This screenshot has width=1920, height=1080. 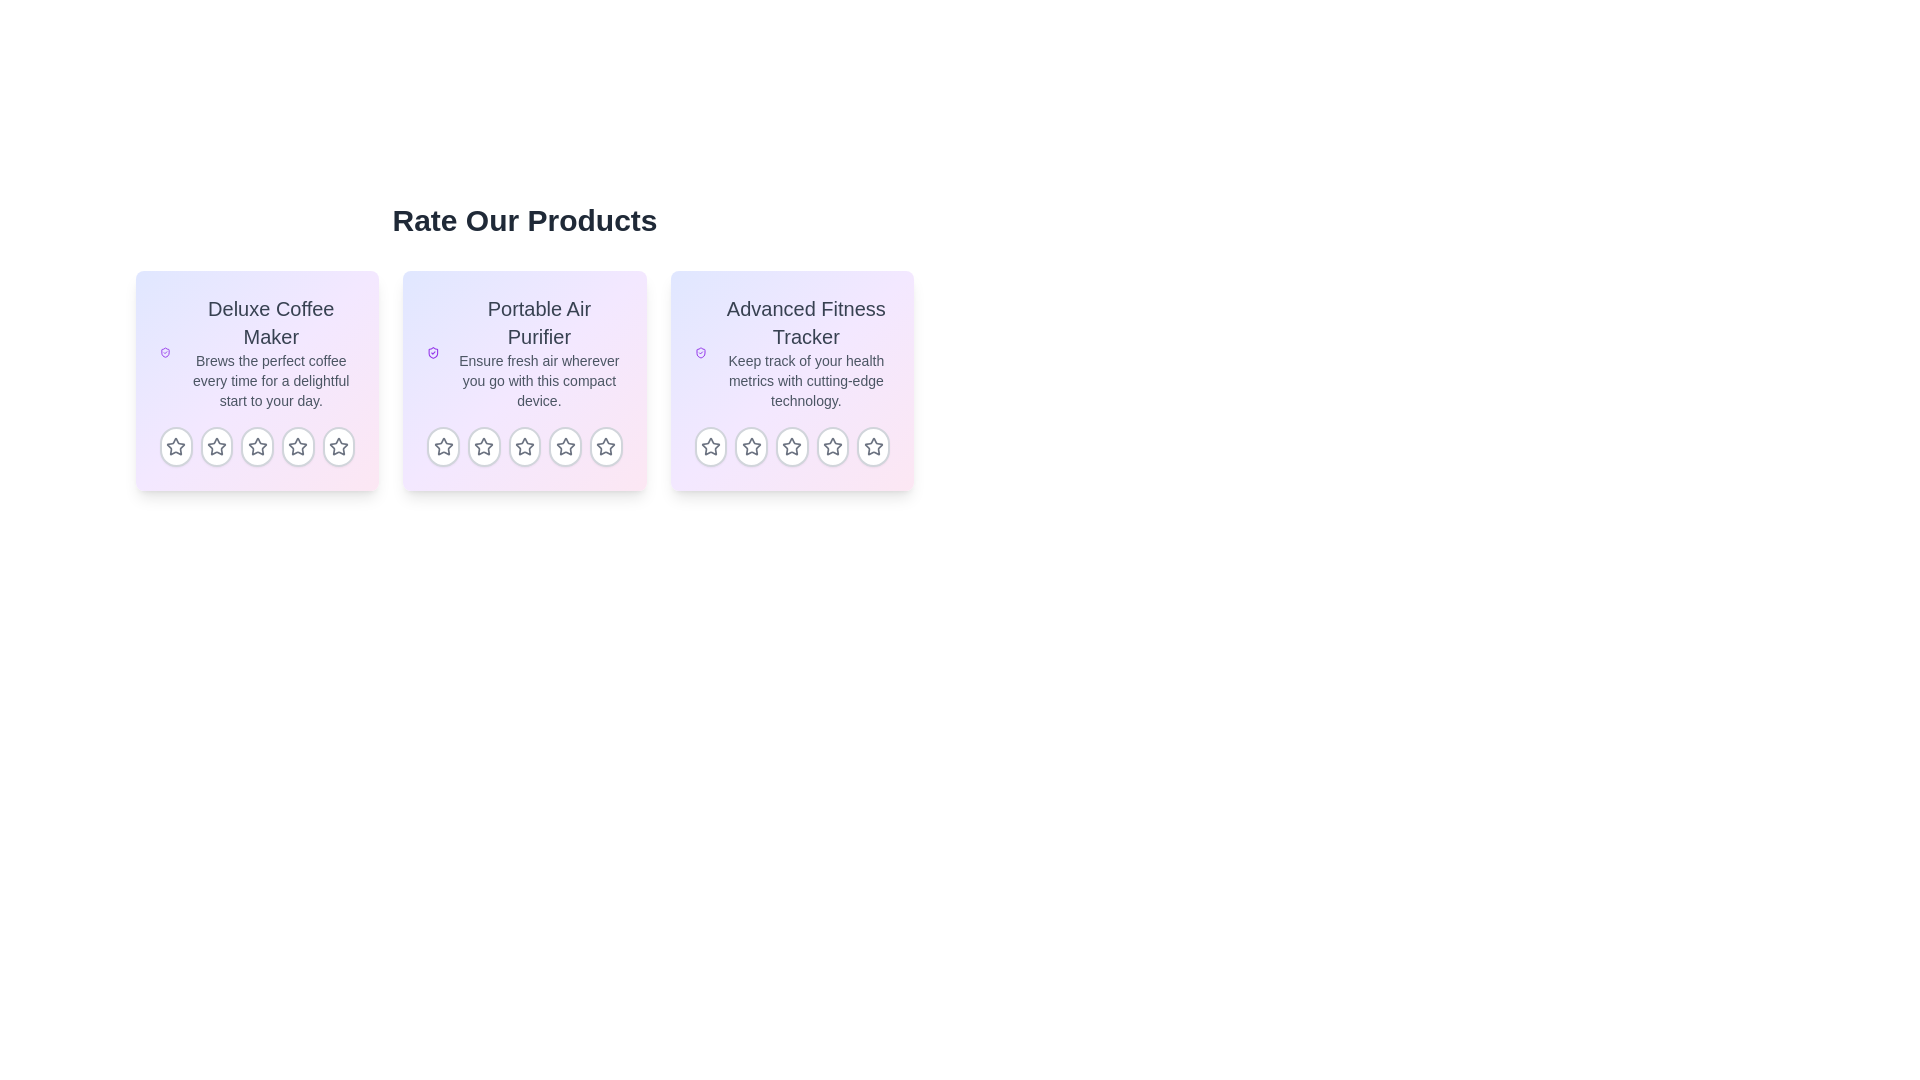 What do you see at coordinates (484, 445) in the screenshot?
I see `the second star icon from the left` at bounding box center [484, 445].